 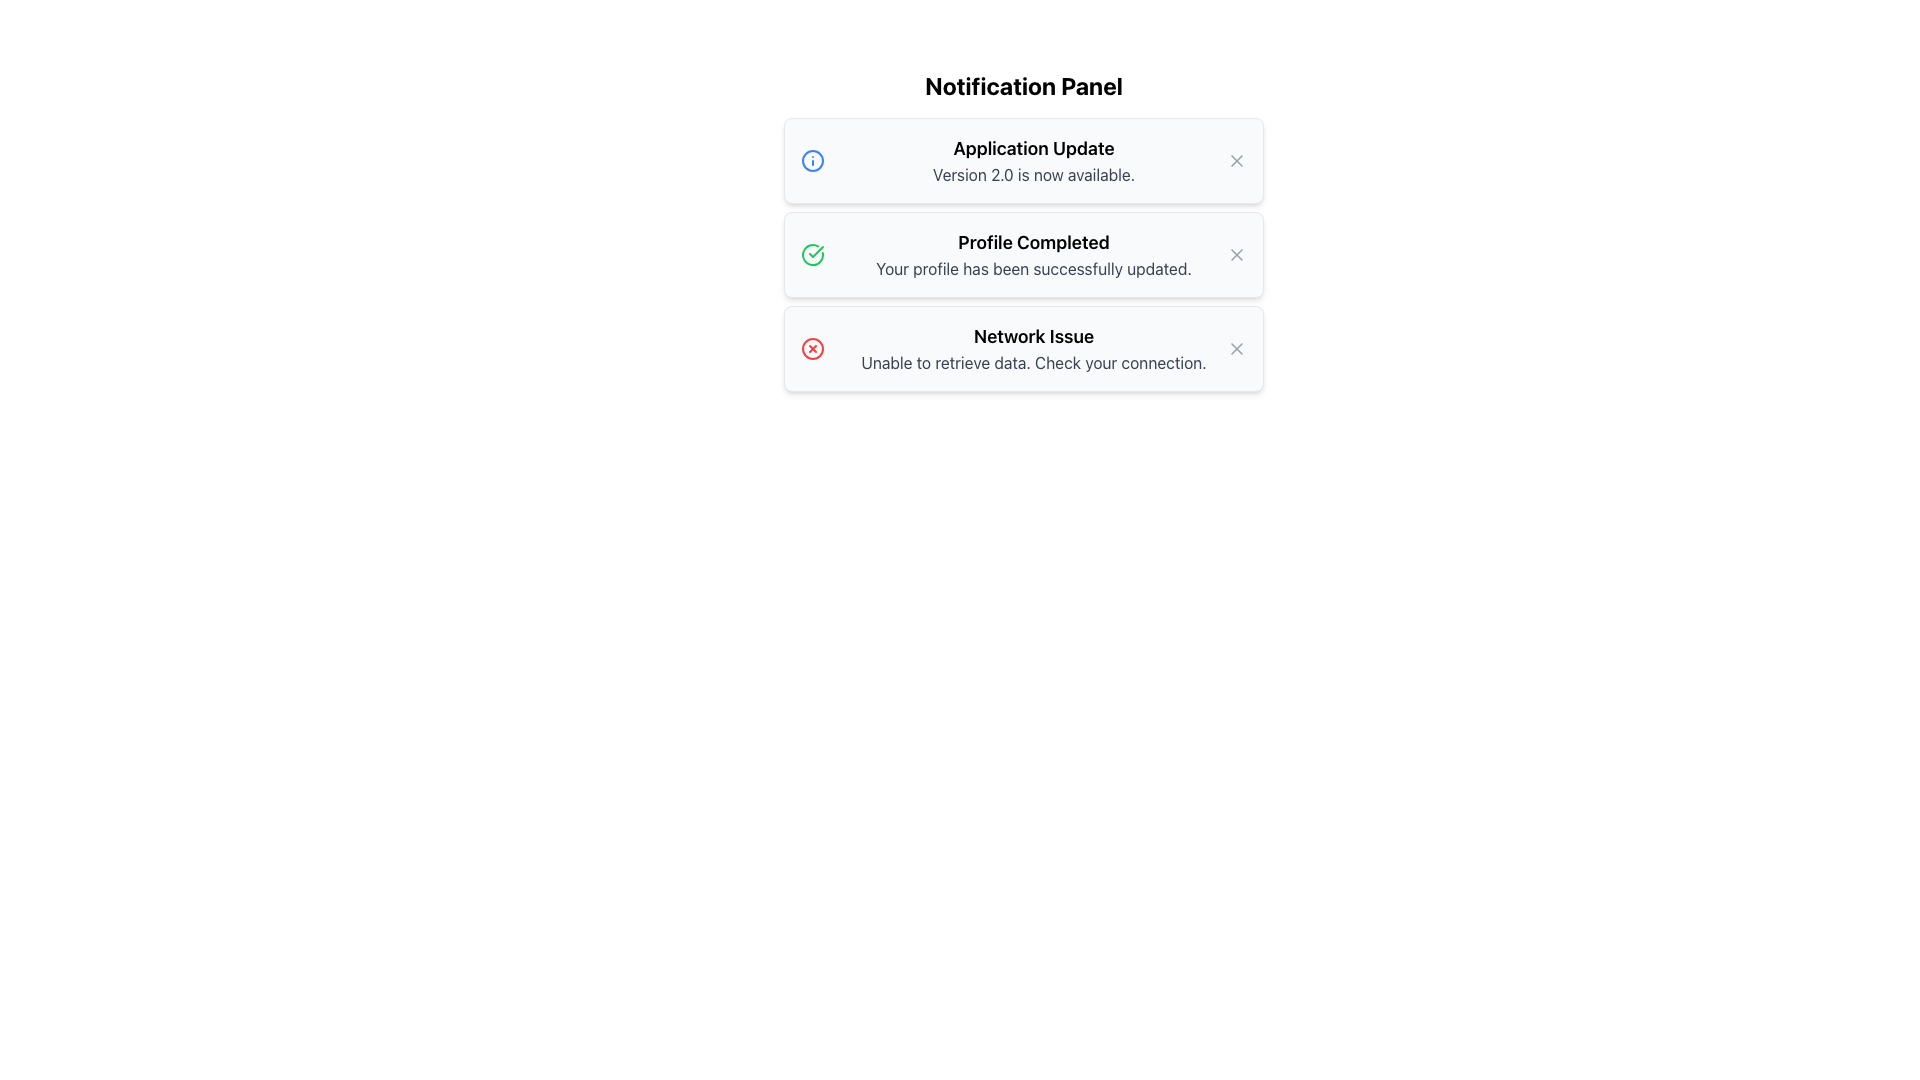 What do you see at coordinates (812, 253) in the screenshot?
I see `the green circular icon with a checkmark, which indicates completion, located on the left side of the 'Profile Completed' notification in the second row of the notification panel` at bounding box center [812, 253].